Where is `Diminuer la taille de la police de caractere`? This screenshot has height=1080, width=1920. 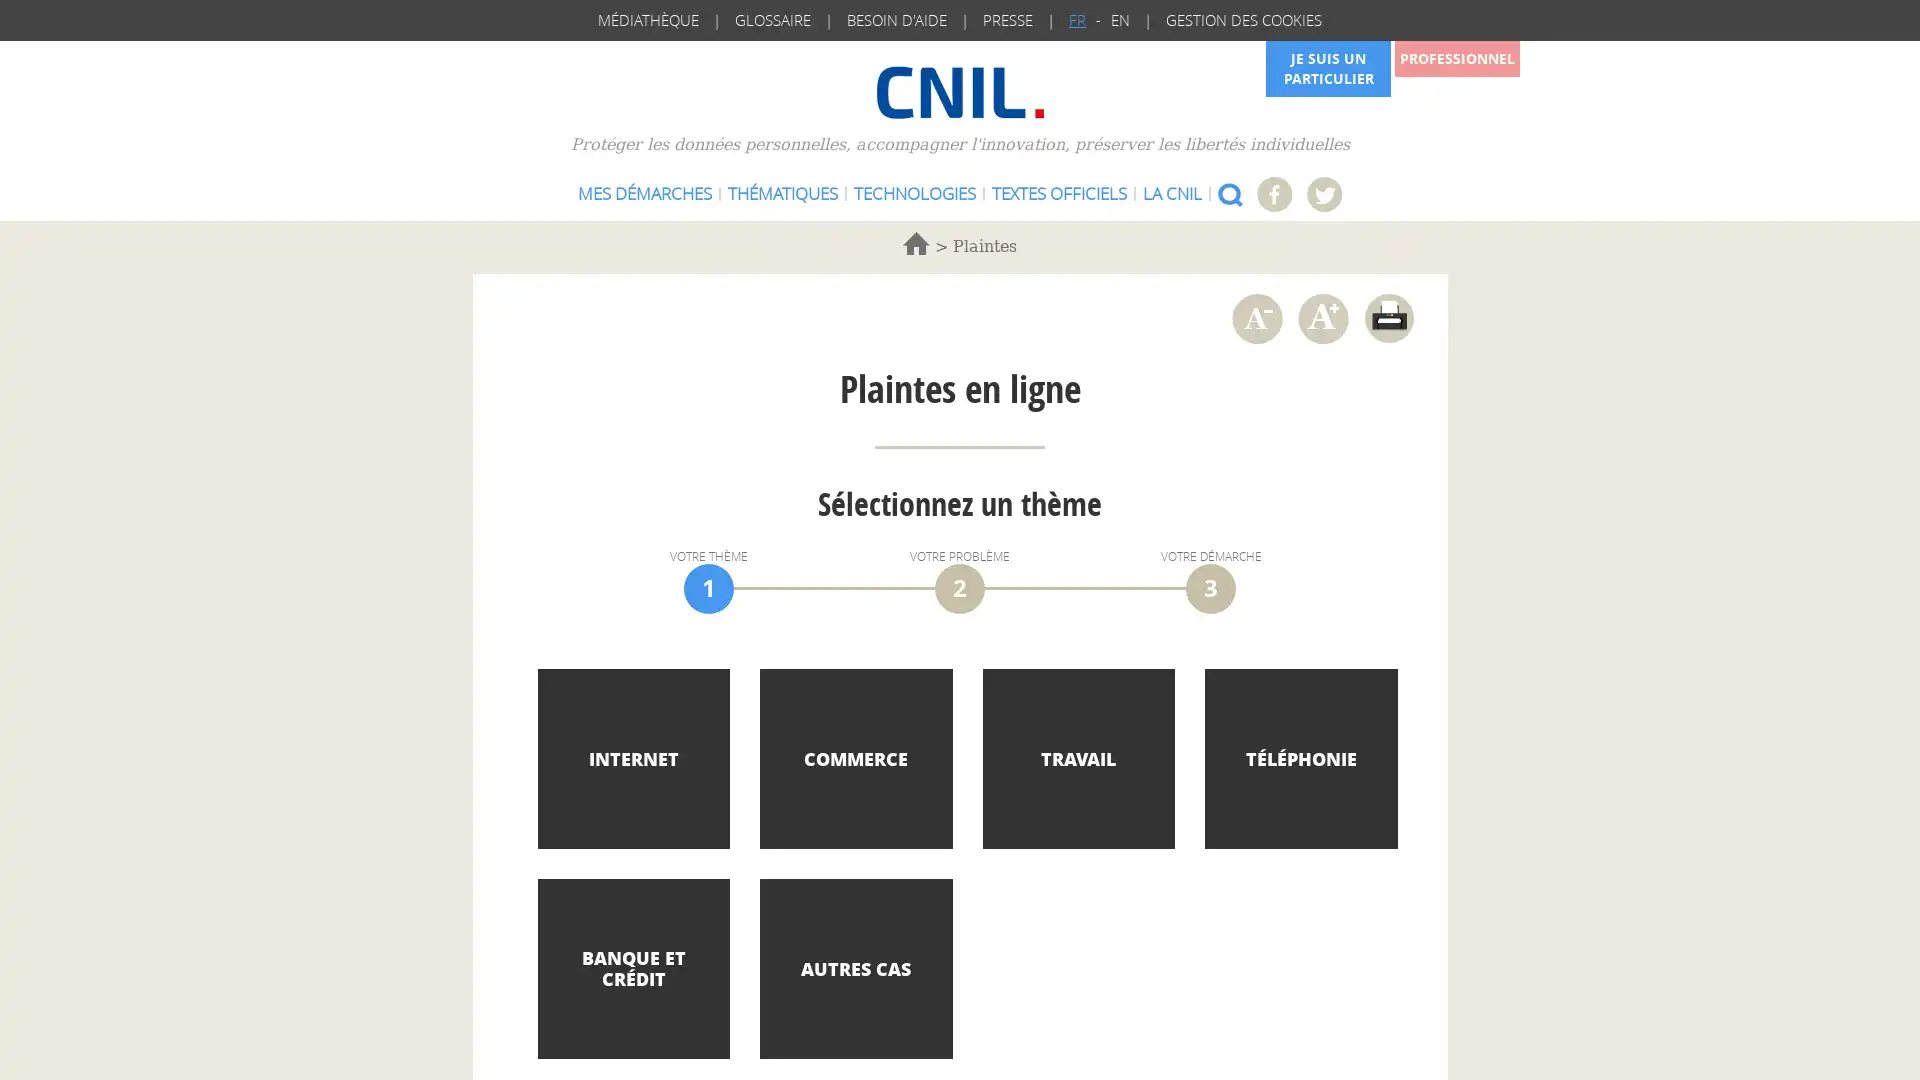 Diminuer la taille de la police de caractere is located at coordinates (1255, 317).